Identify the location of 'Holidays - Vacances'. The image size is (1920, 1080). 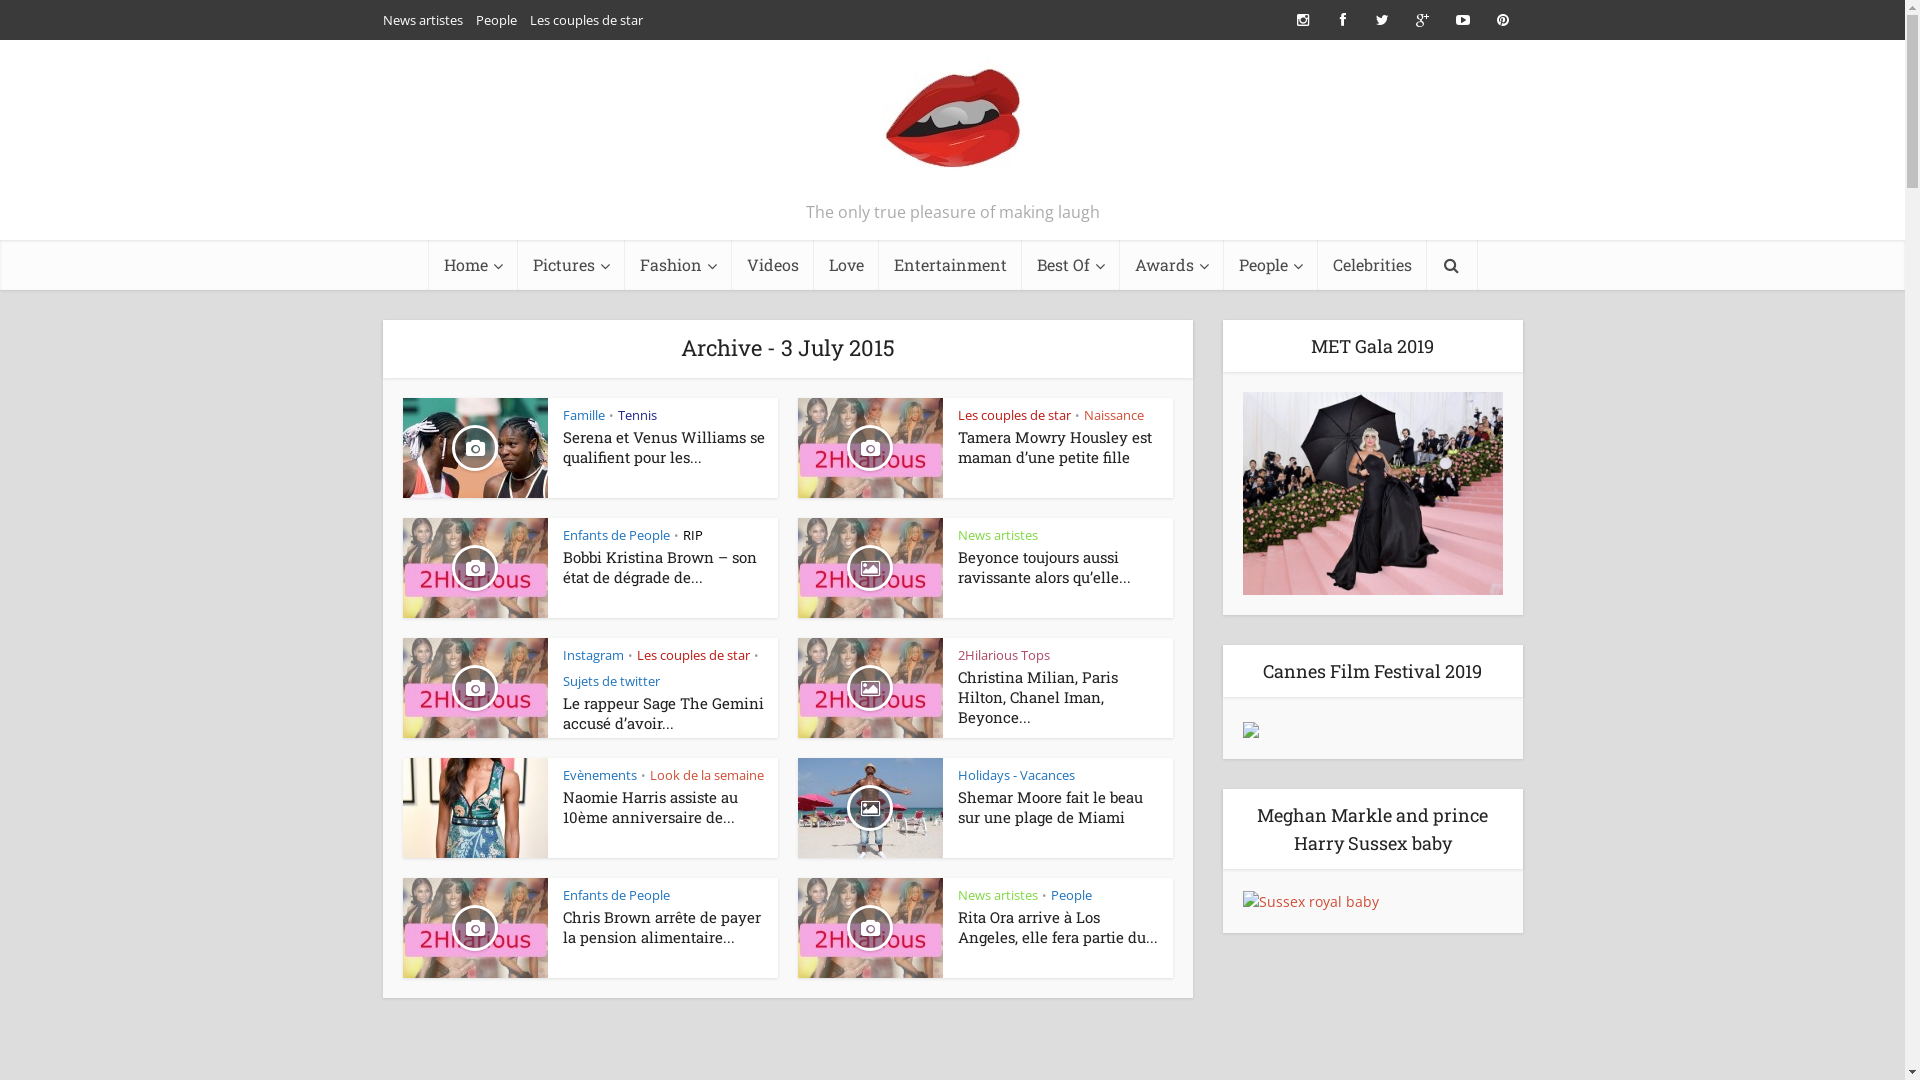
(957, 774).